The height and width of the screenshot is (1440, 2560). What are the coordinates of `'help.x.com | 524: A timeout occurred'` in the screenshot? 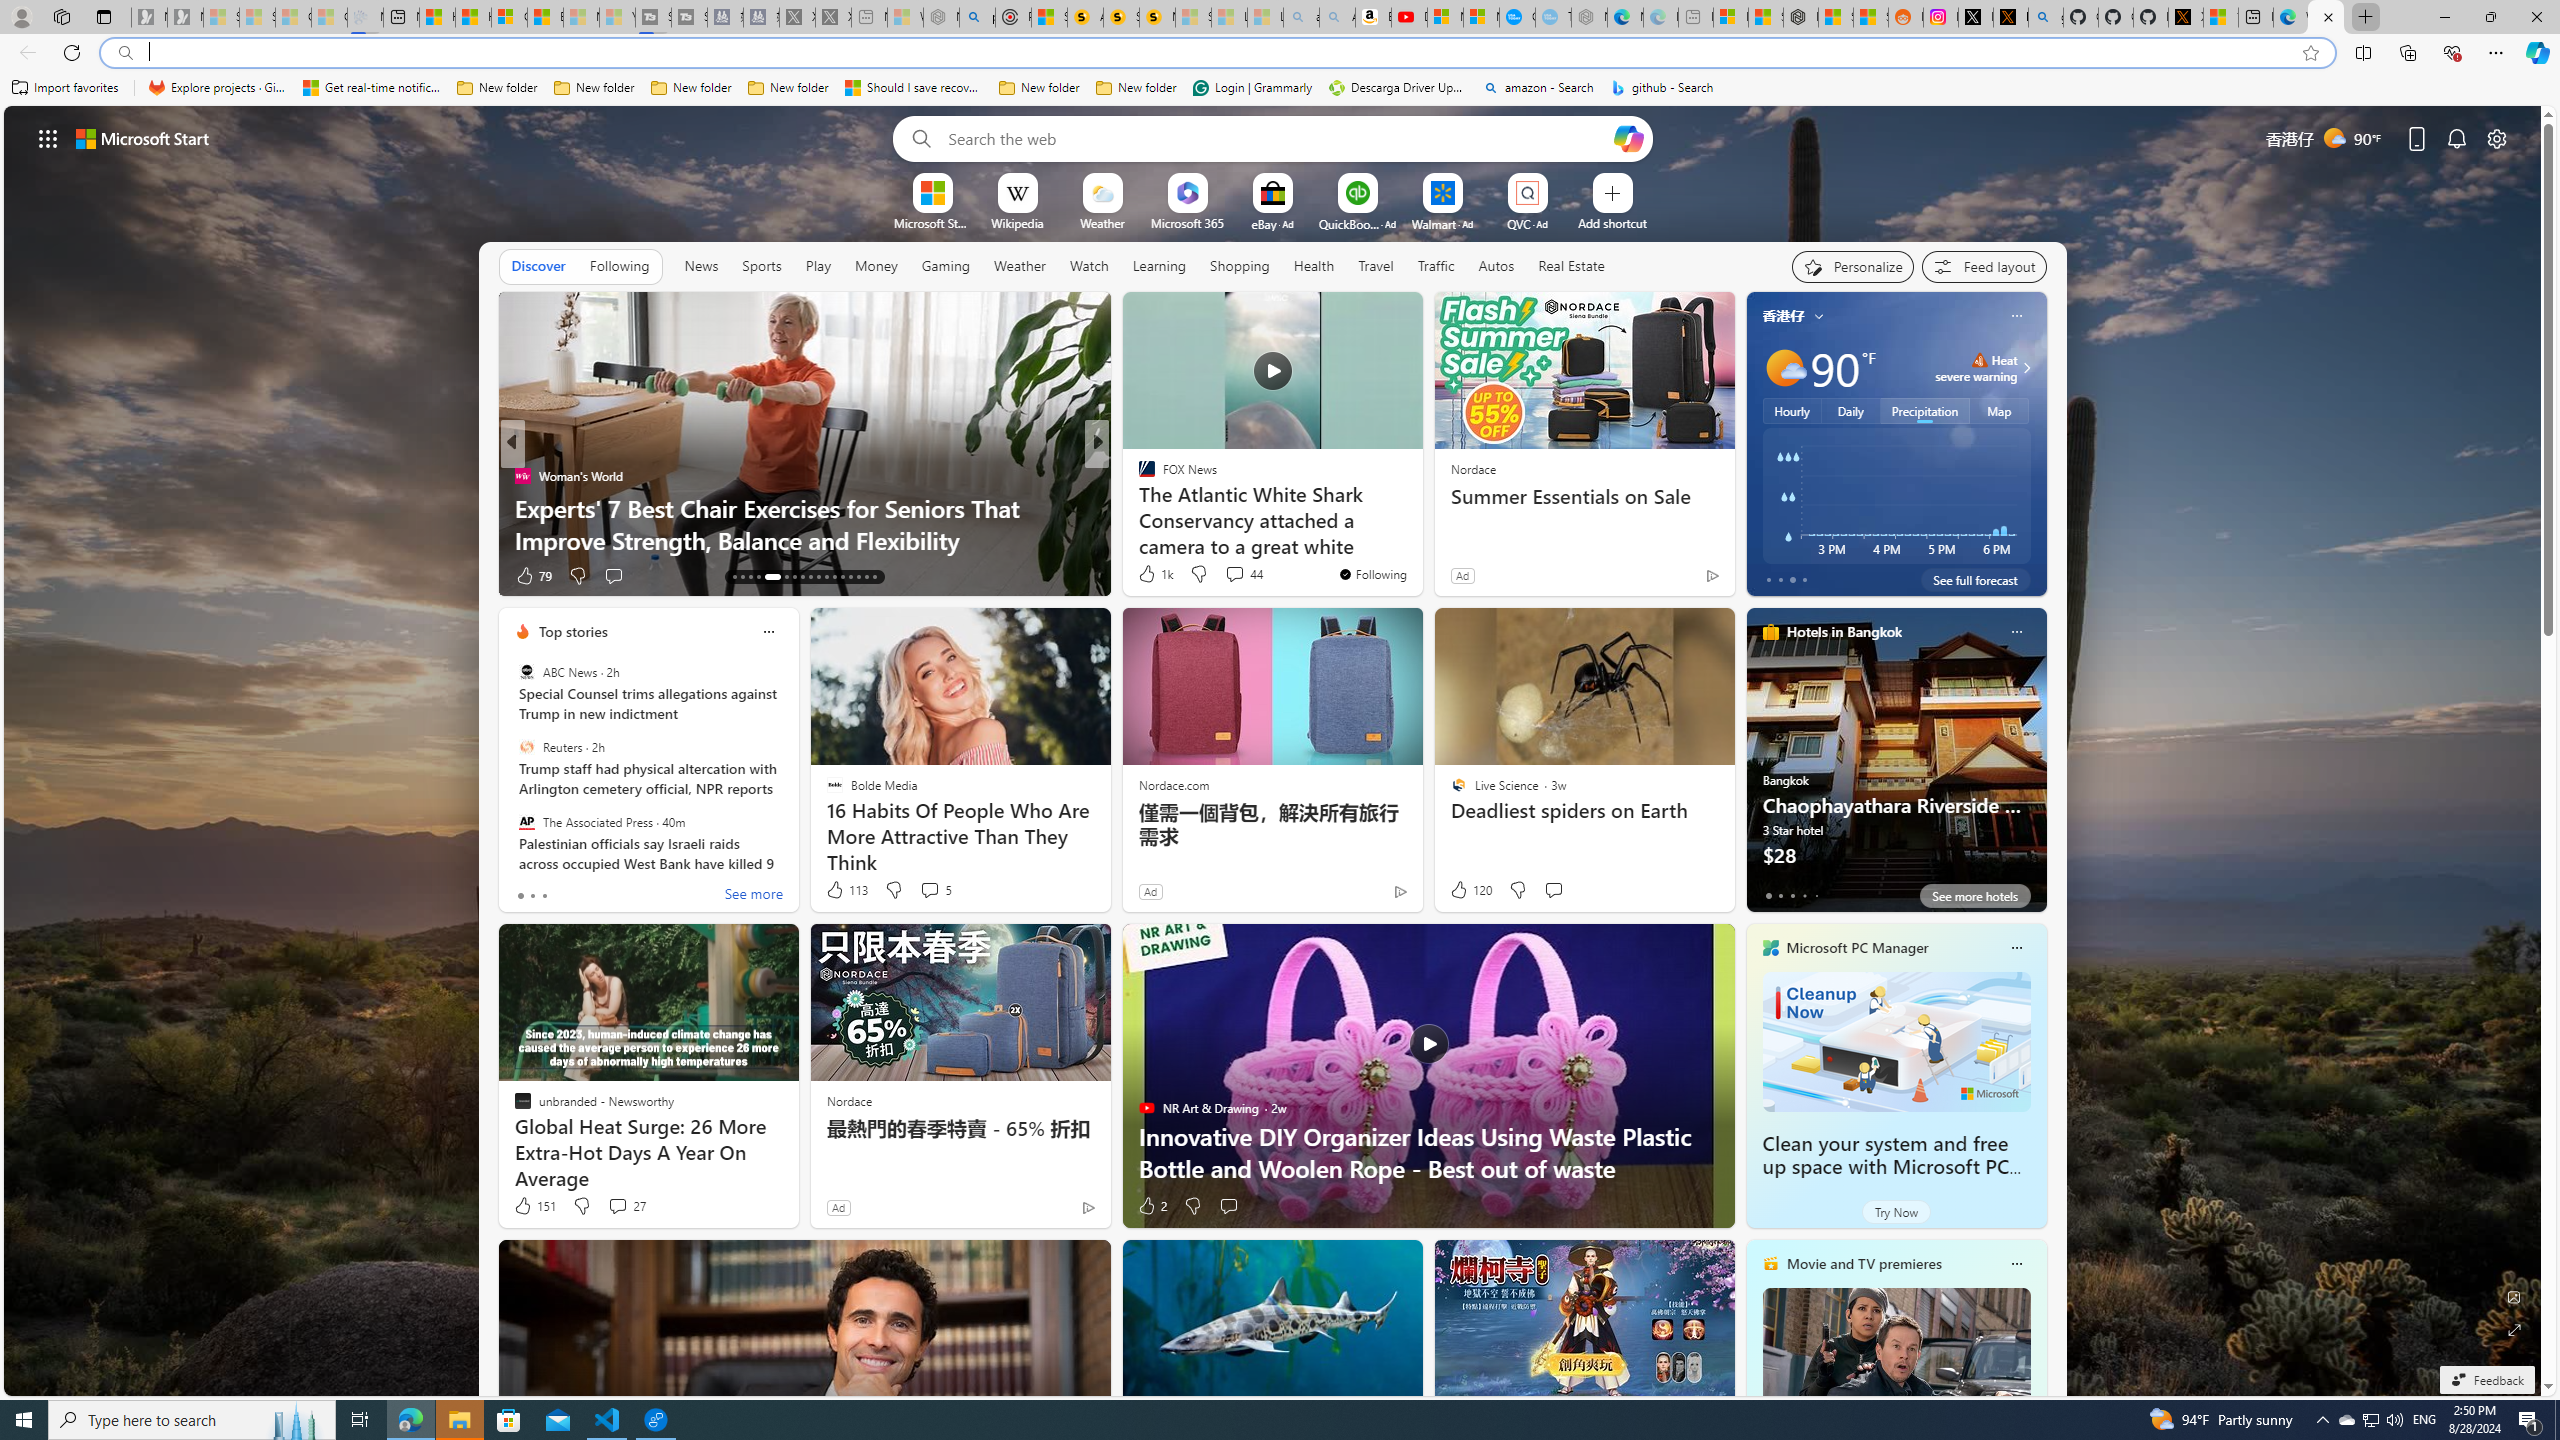 It's located at (2009, 16).